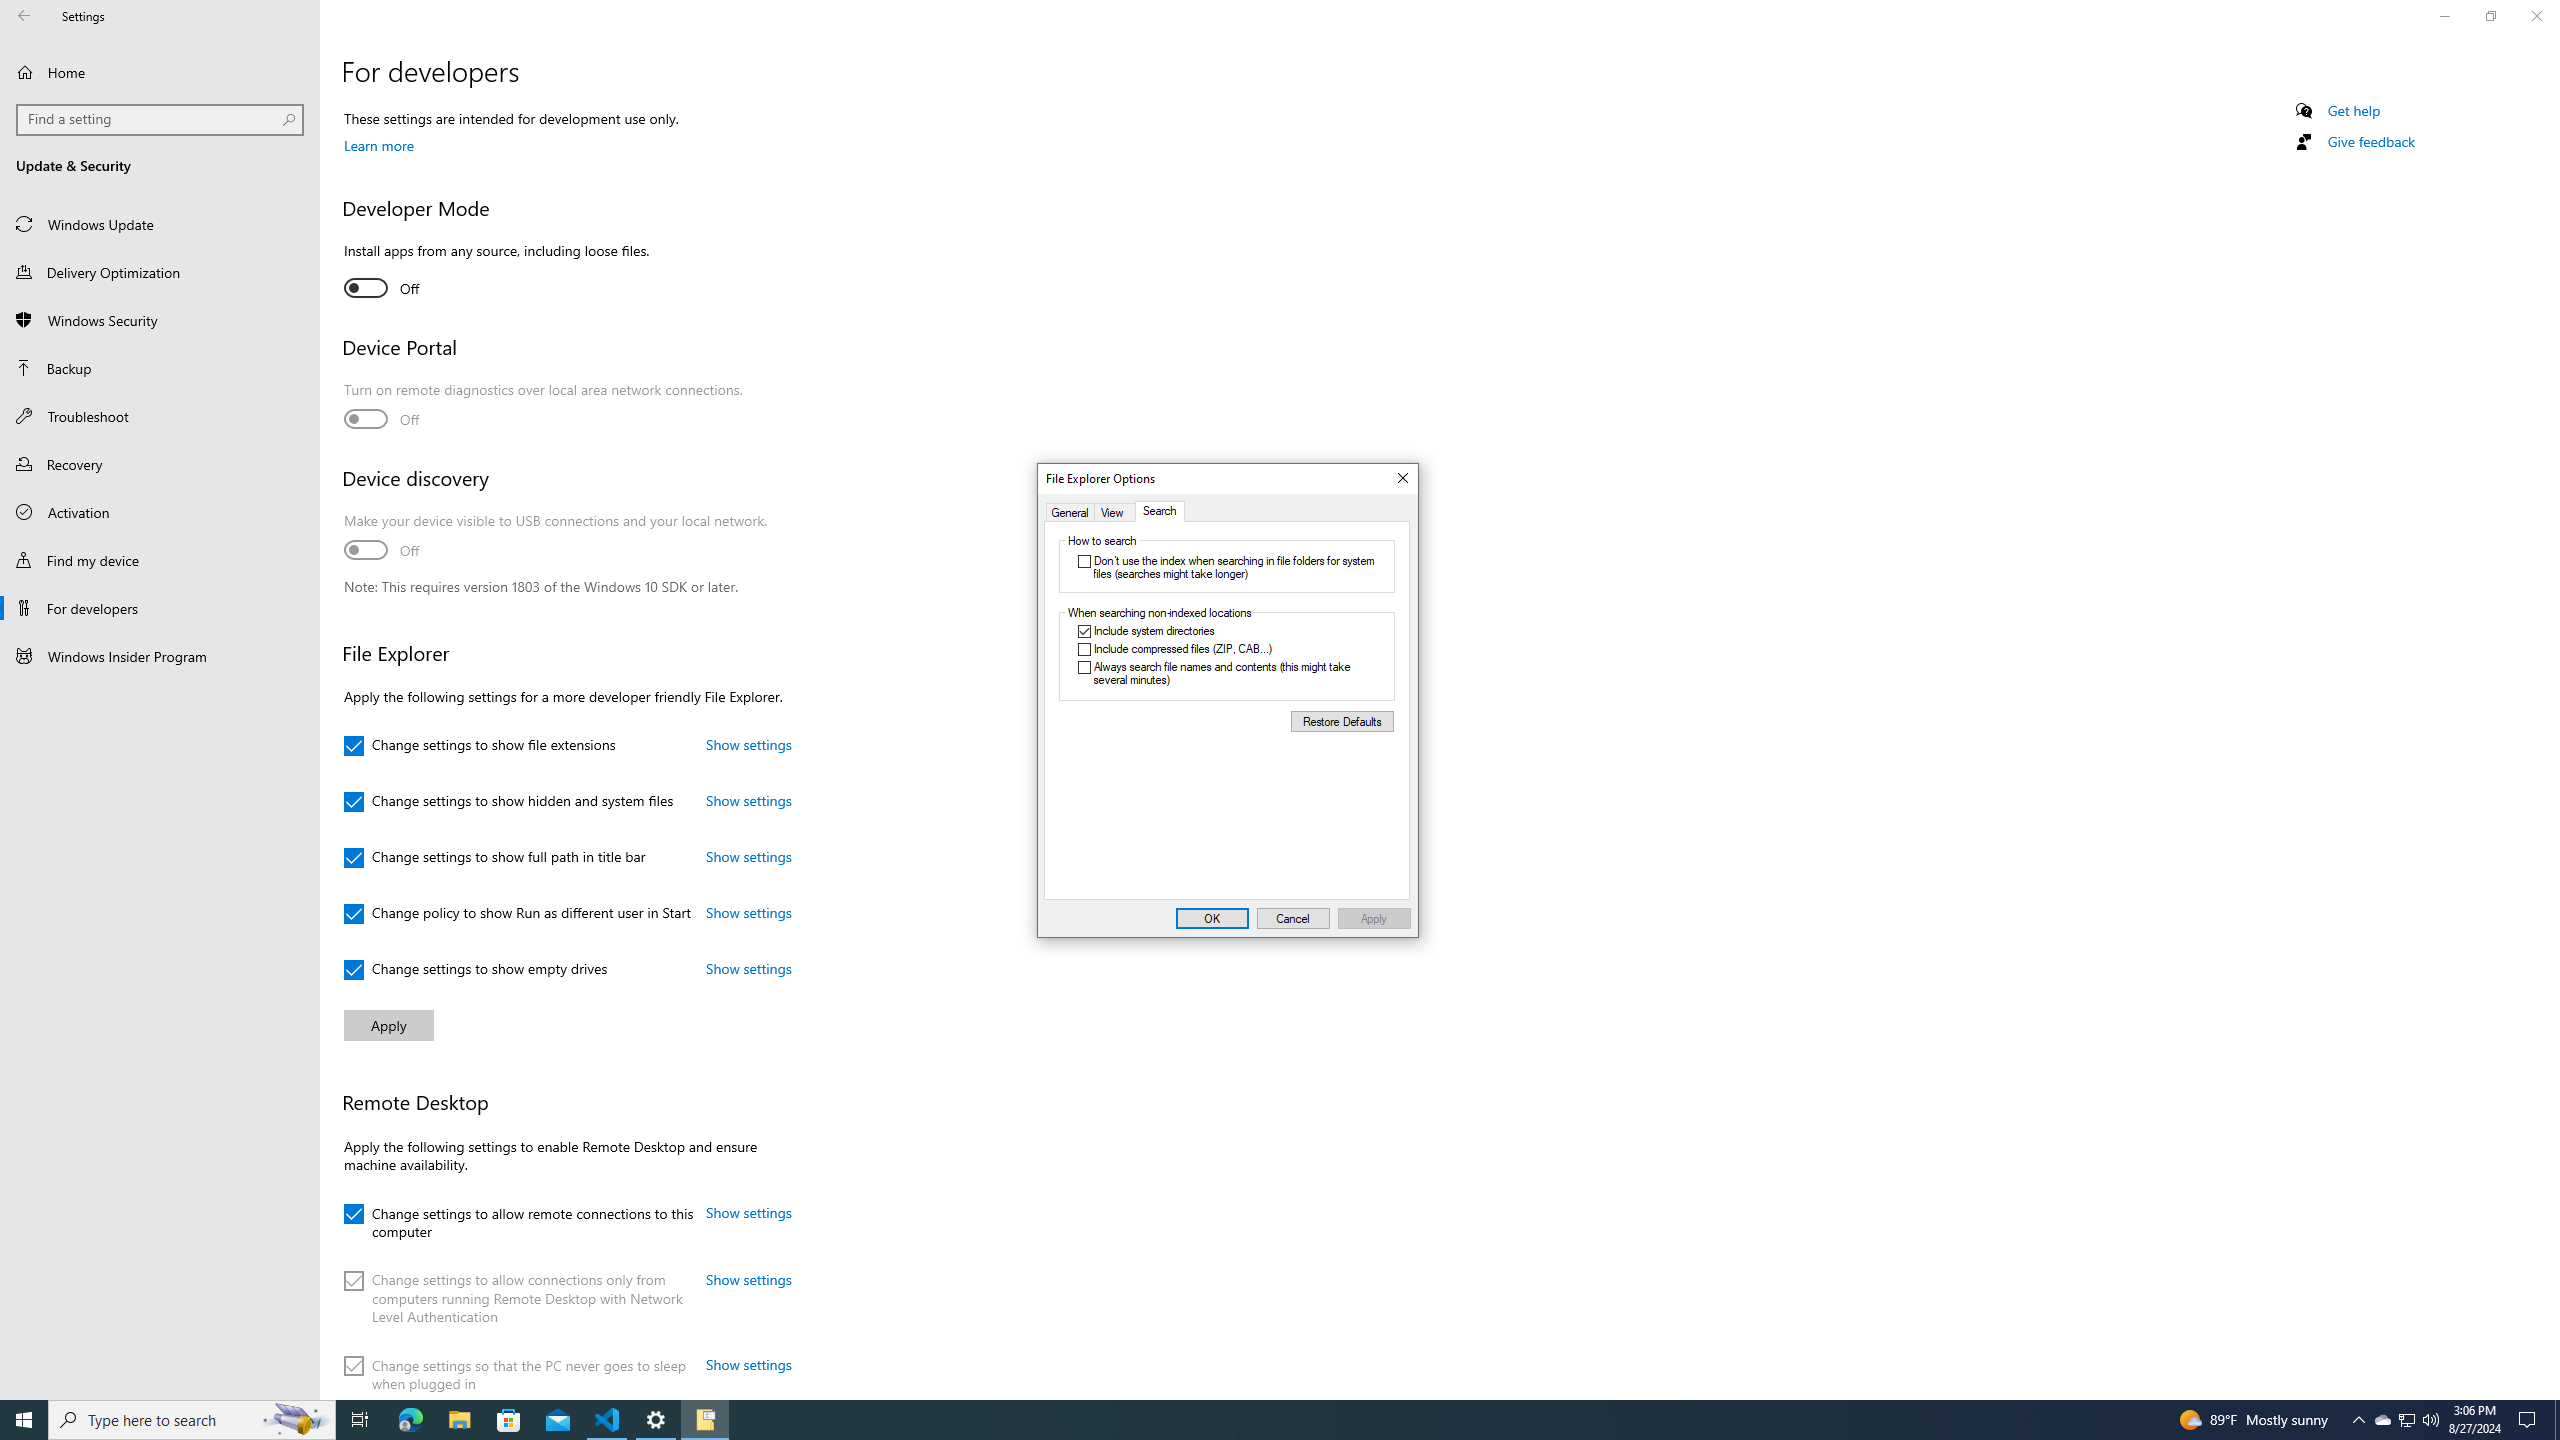 Image resolution: width=2560 pixels, height=1440 pixels. Describe the element at coordinates (2556, 1418) in the screenshot. I see `'Show desktop'` at that location.